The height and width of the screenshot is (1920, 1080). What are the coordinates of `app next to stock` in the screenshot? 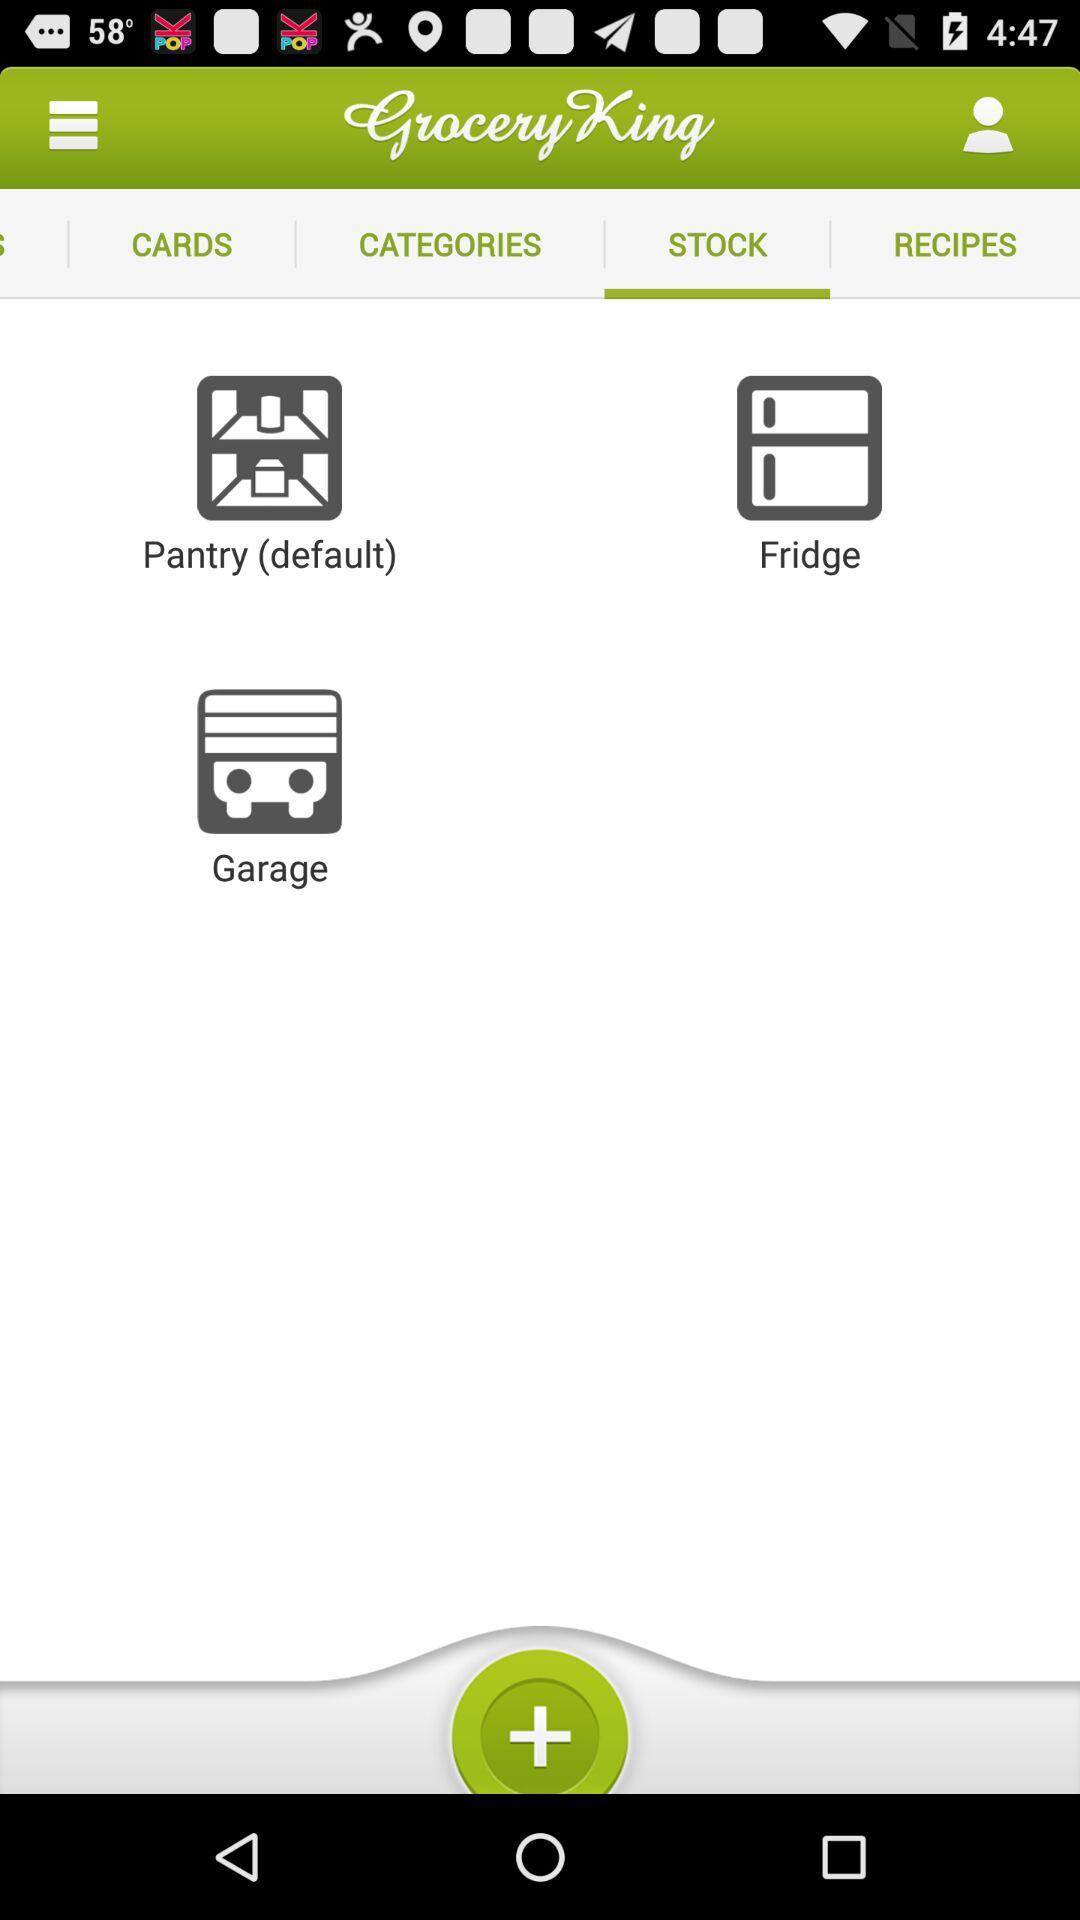 It's located at (954, 243).